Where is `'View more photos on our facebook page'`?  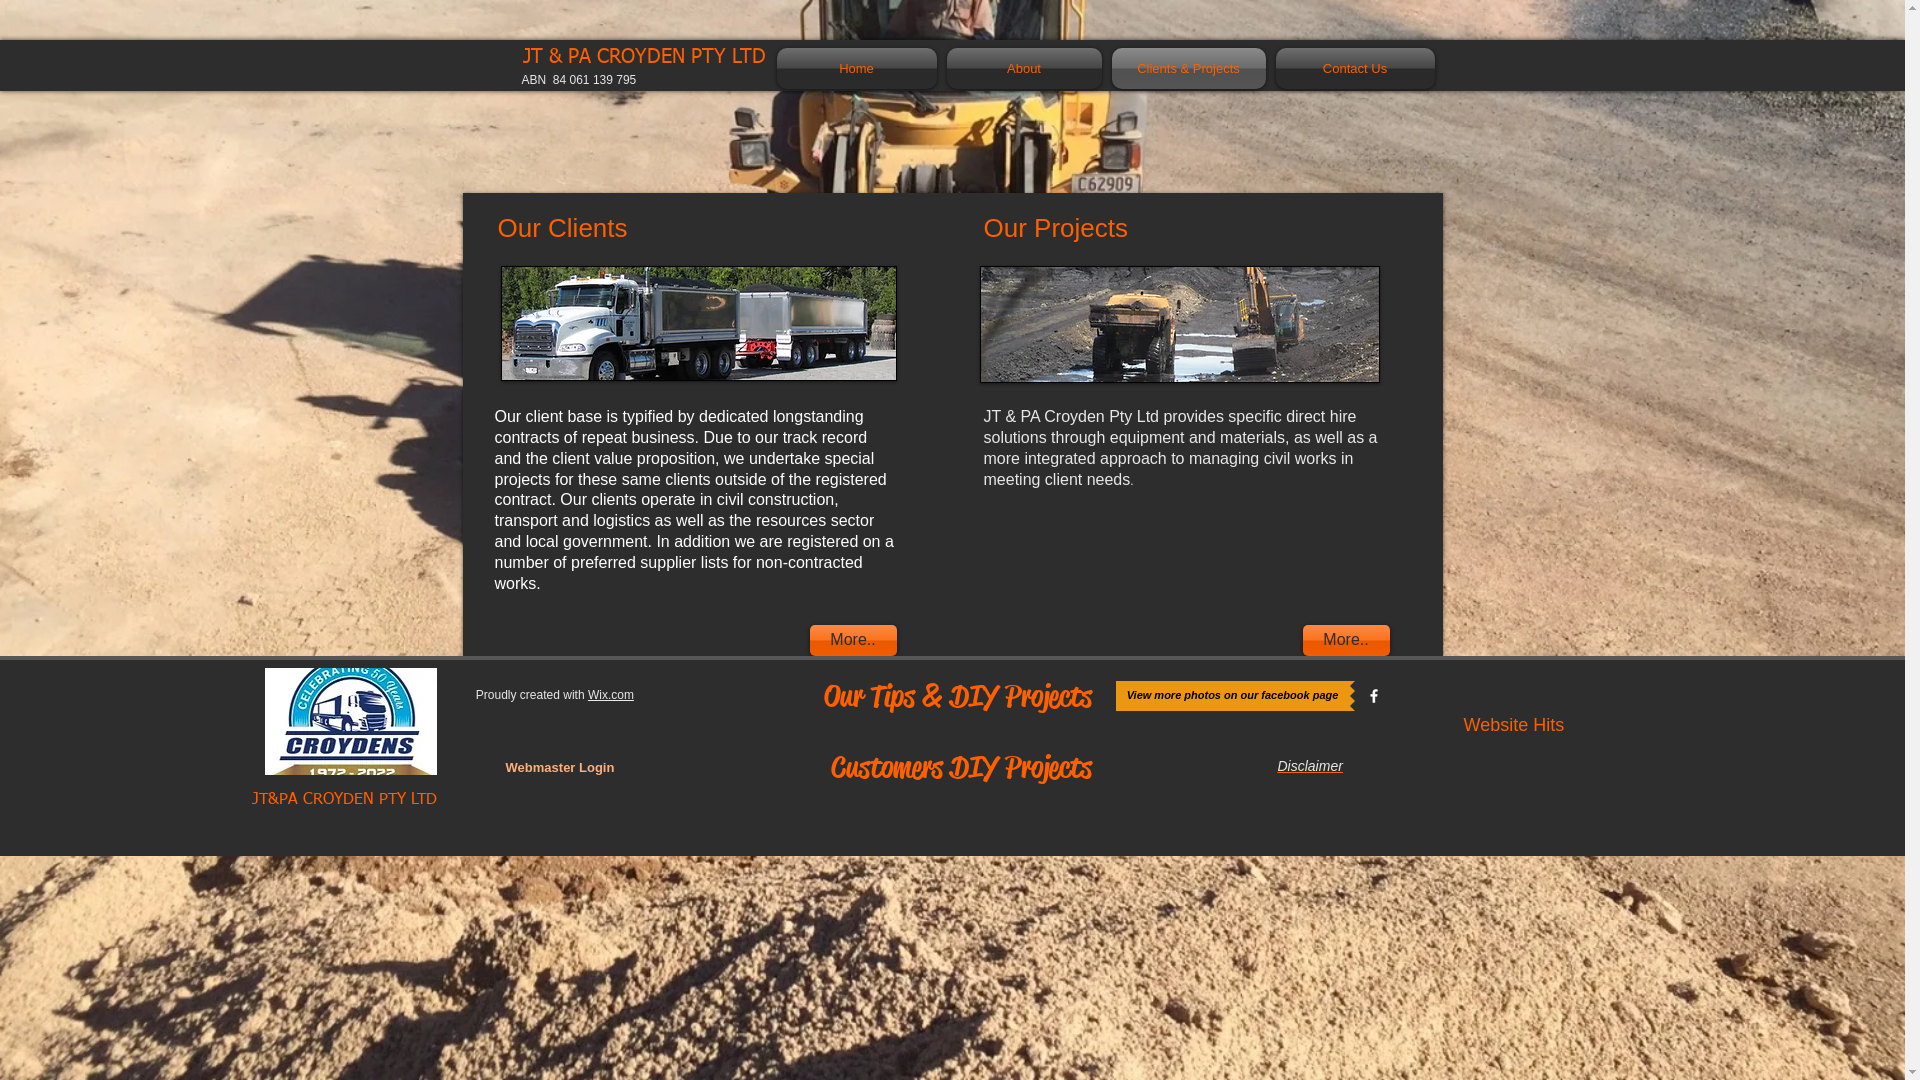 'View more photos on our facebook page' is located at coordinates (1232, 694).